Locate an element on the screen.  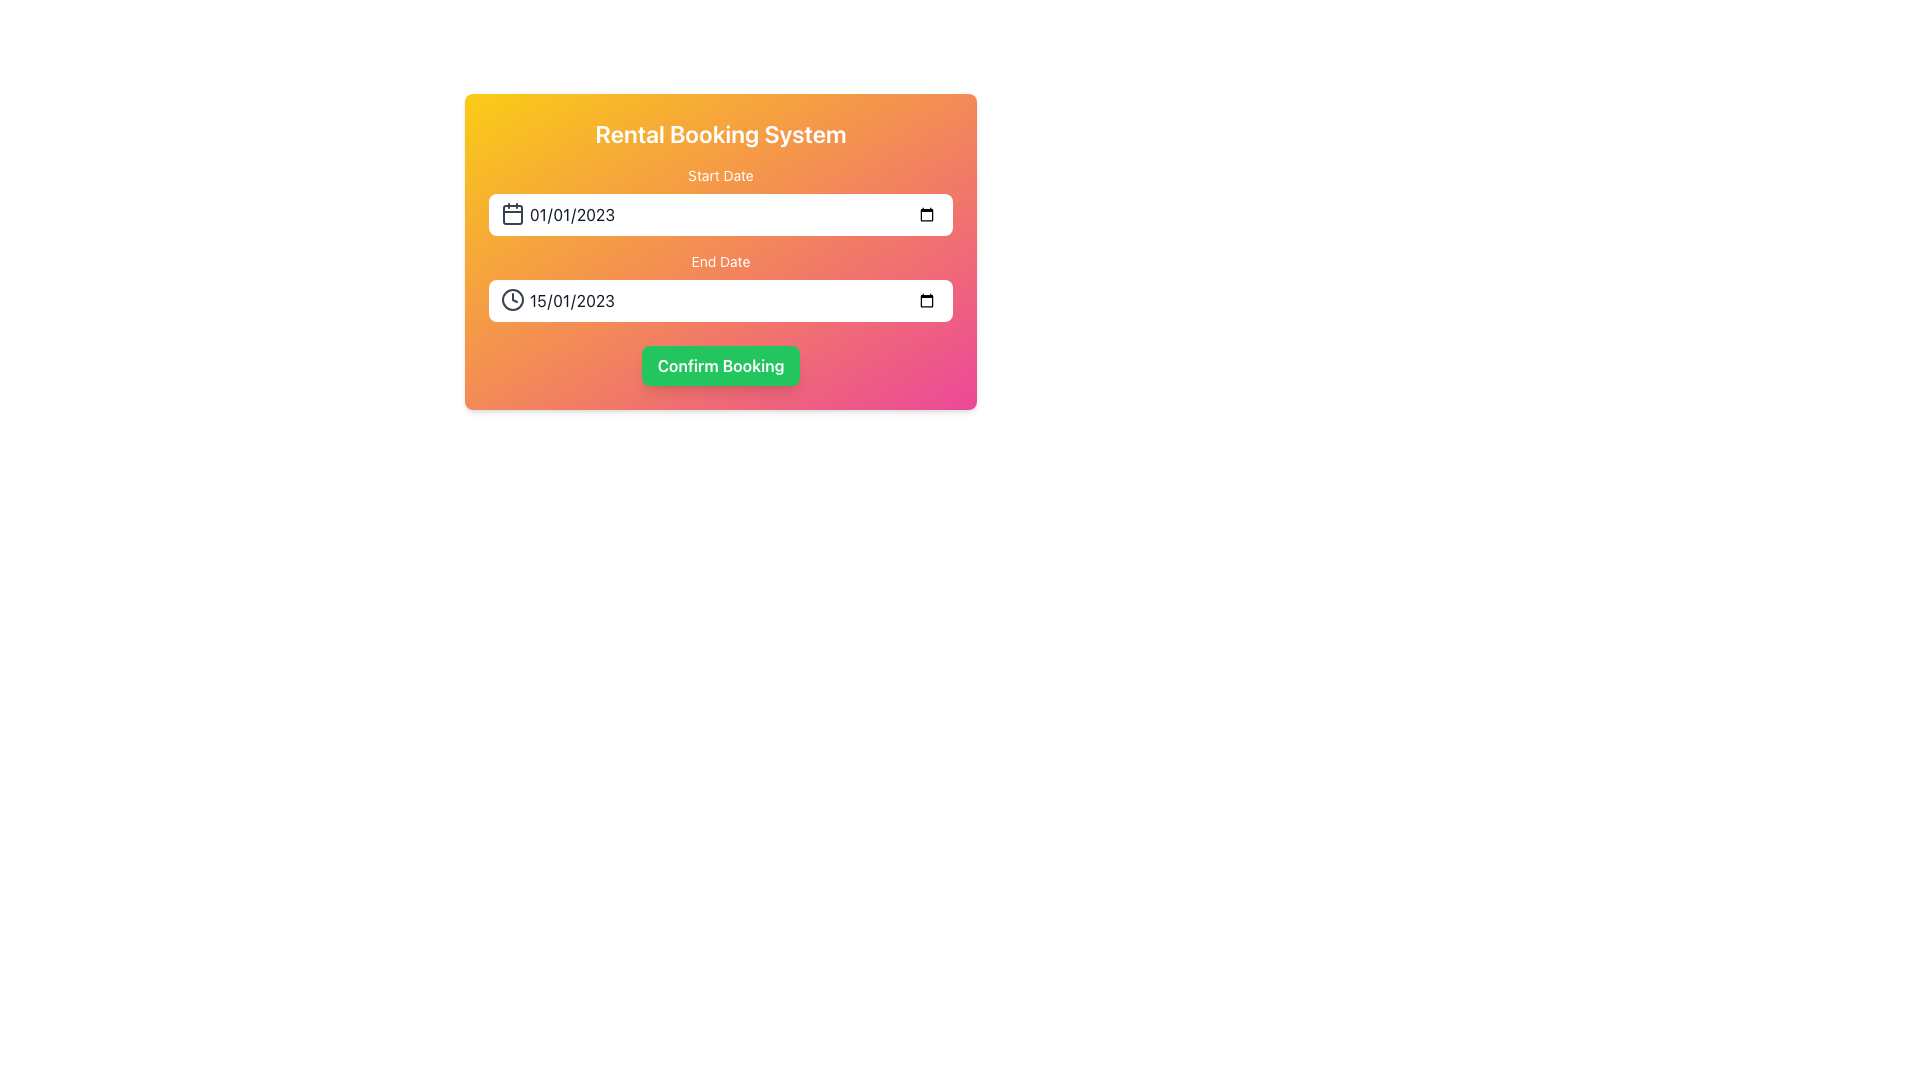
the calendar icon located to the left of the 'Start Date' input box, which features a square shape with rounded corners and a calendar grid inside is located at coordinates (513, 213).